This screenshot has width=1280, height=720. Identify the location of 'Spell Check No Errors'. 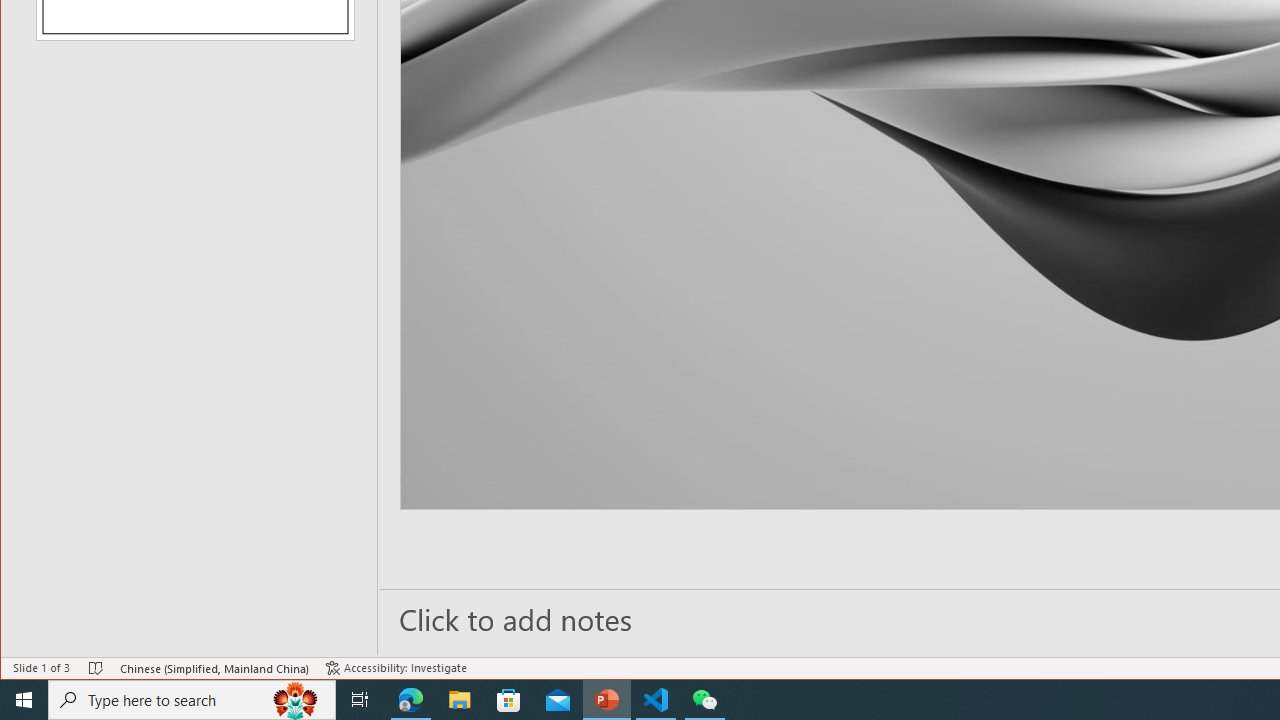
(95, 668).